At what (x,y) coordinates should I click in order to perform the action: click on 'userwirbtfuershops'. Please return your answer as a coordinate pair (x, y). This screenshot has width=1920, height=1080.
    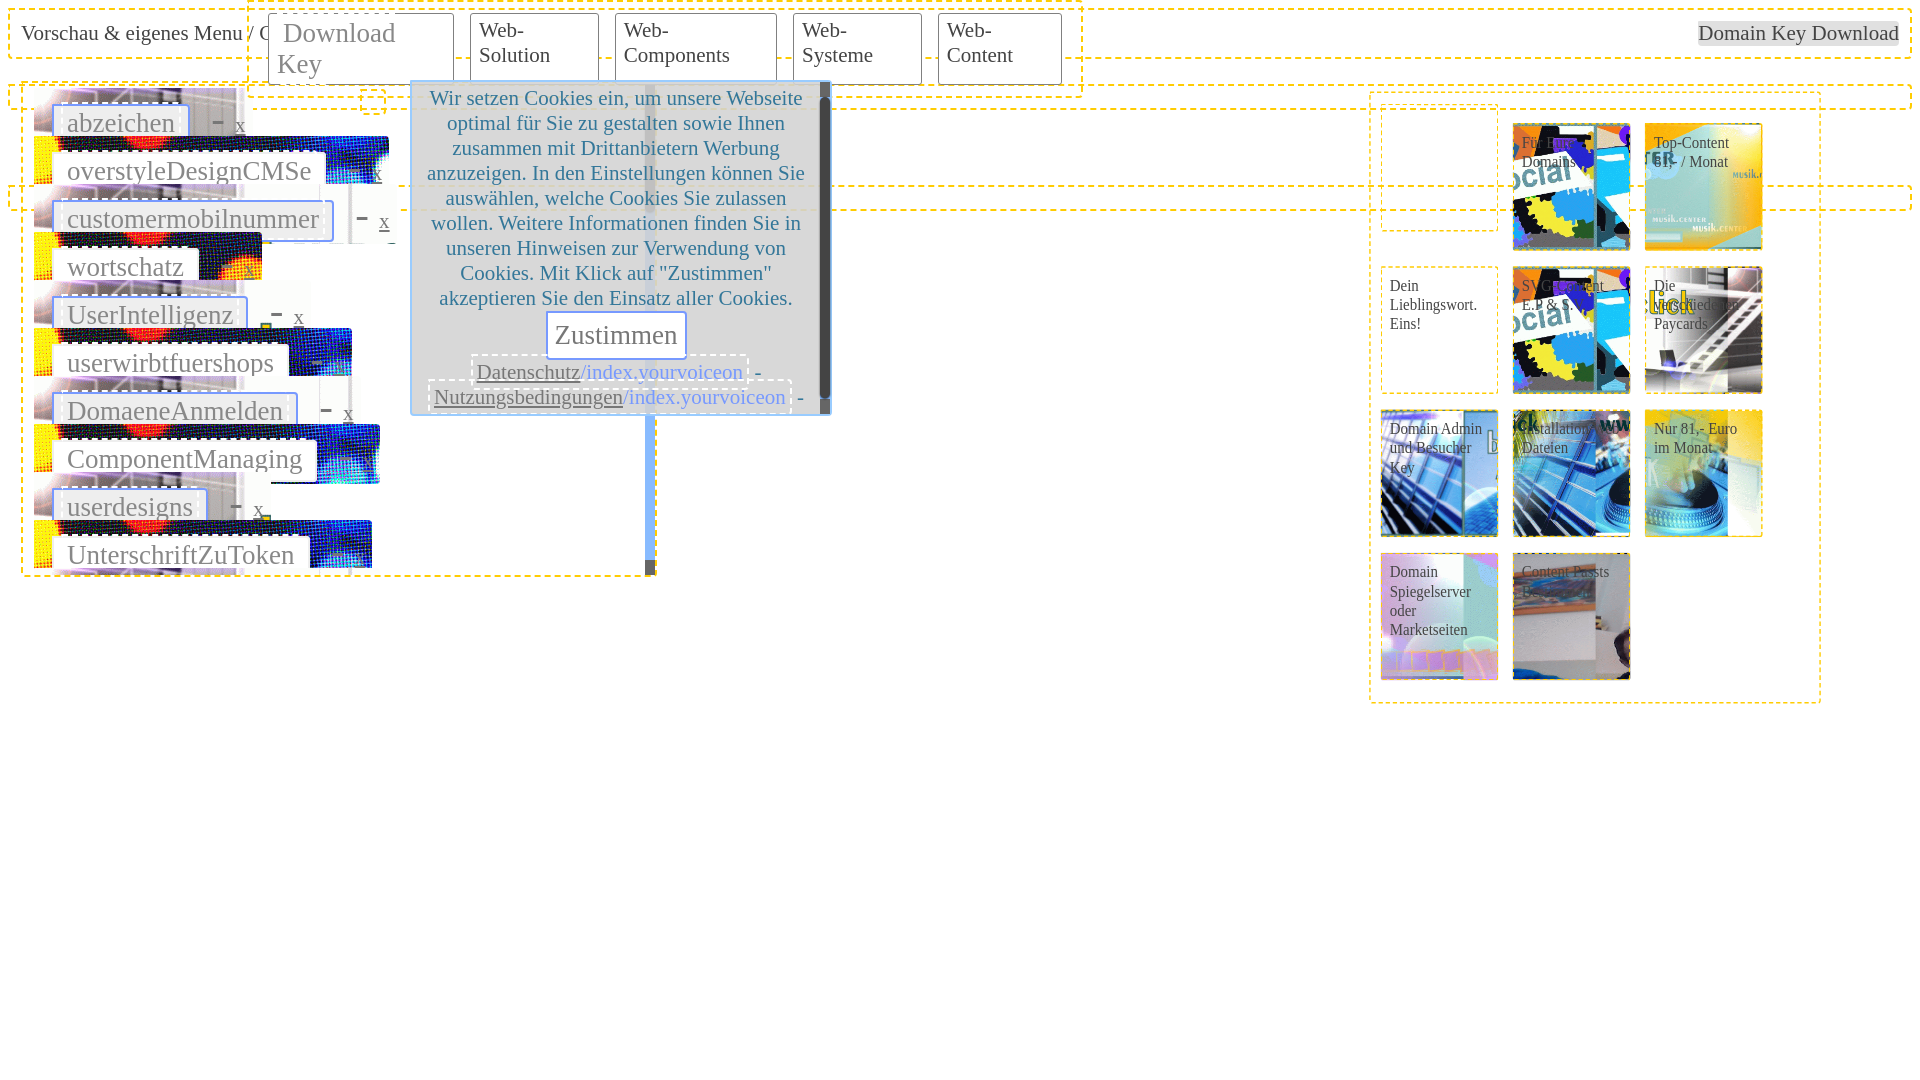
    Looking at the image, I should click on (170, 362).